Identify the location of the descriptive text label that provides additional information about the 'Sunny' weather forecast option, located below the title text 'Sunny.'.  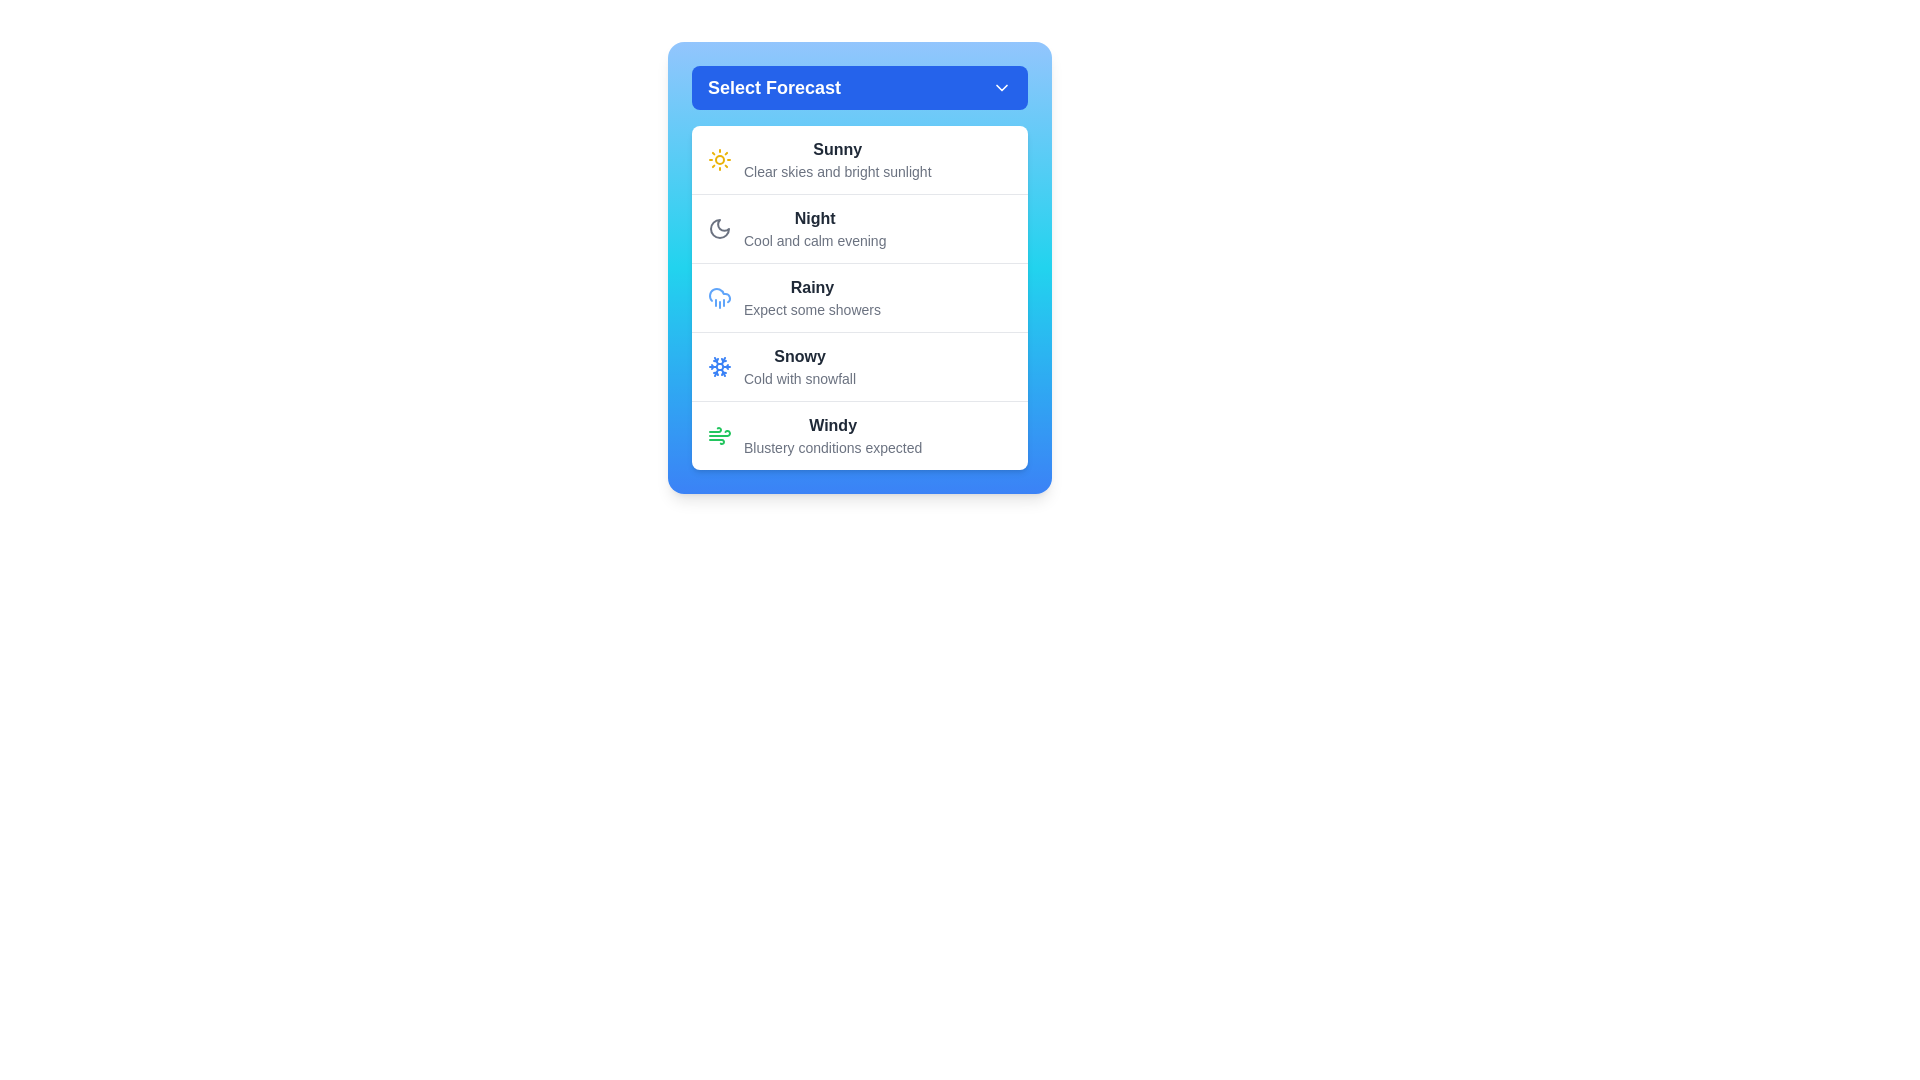
(837, 171).